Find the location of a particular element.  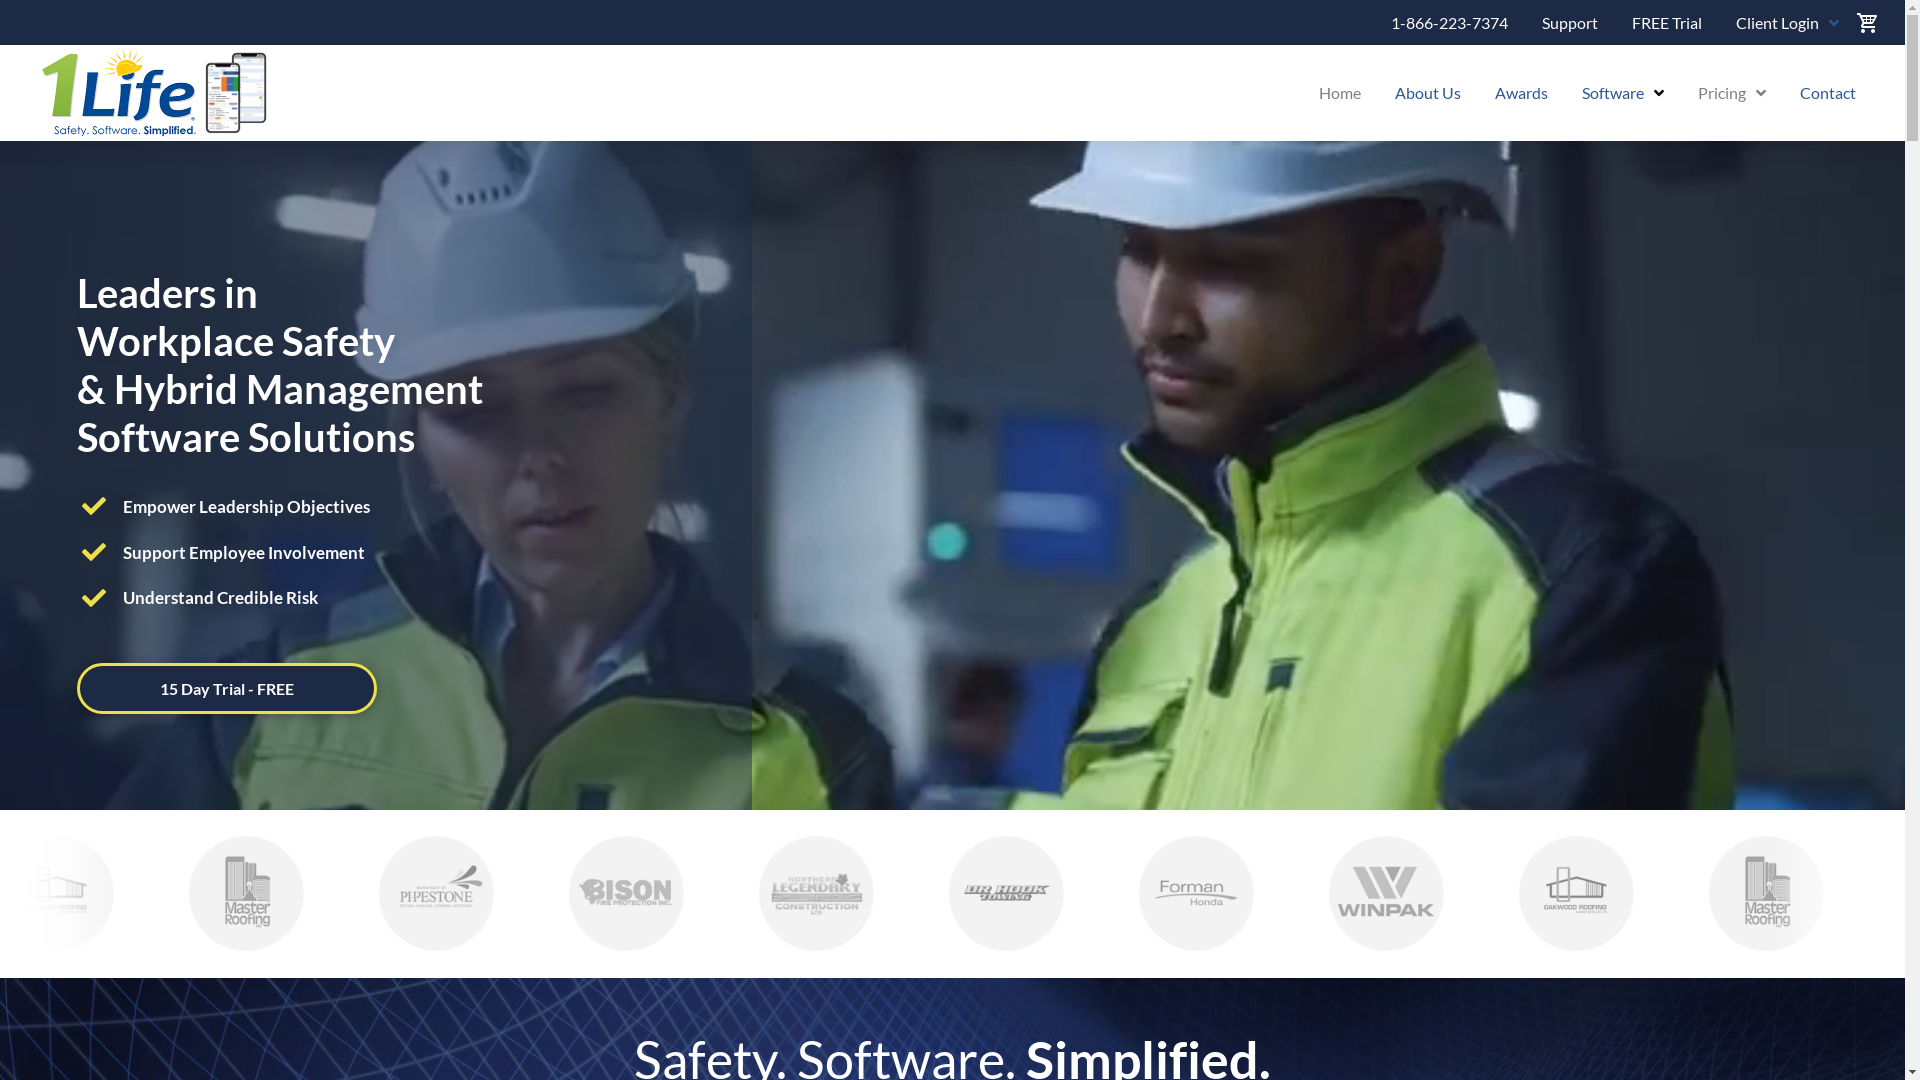

'The Municipality of Pipestone' is located at coordinates (390, 892).